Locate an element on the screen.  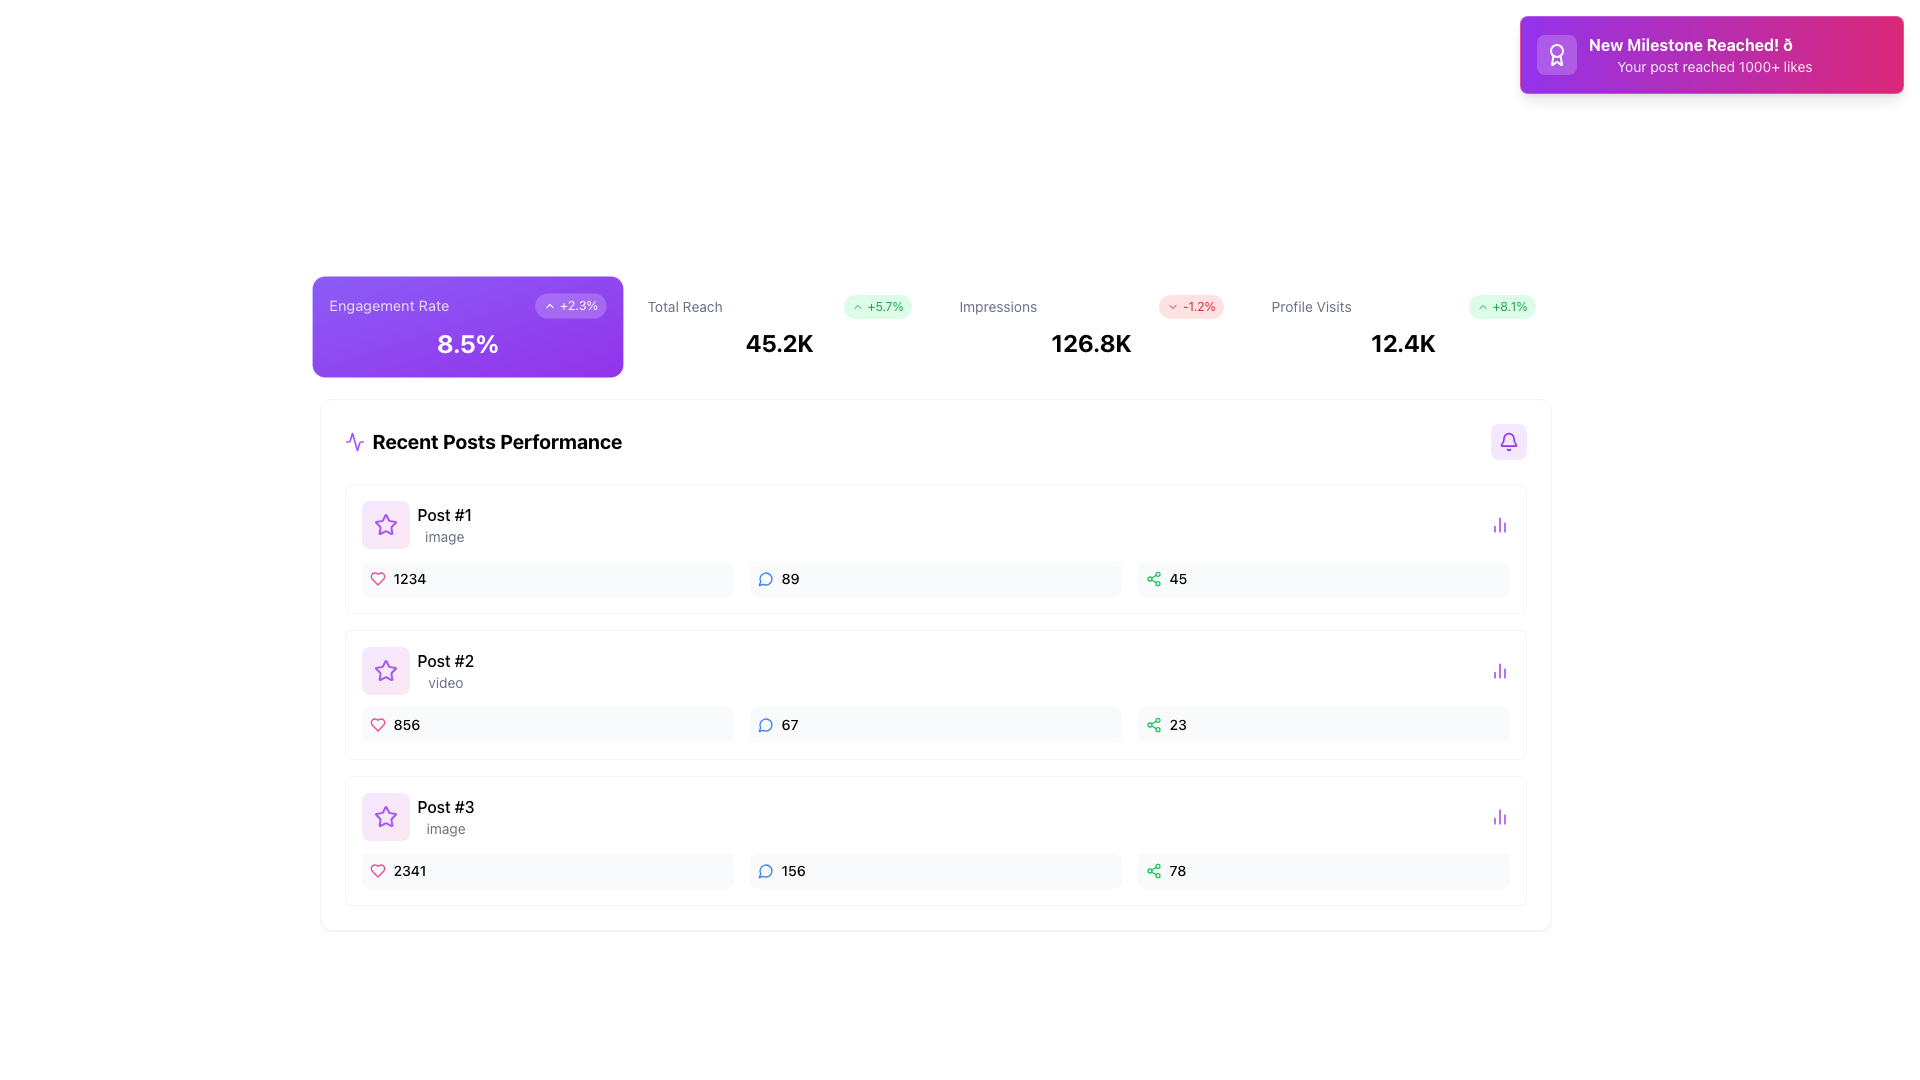
the Informational badge indicating a percentage increase in the 'Total Reach' section, positioned to the right of the heading text and above the numerical summary '45.2K' is located at coordinates (877, 307).